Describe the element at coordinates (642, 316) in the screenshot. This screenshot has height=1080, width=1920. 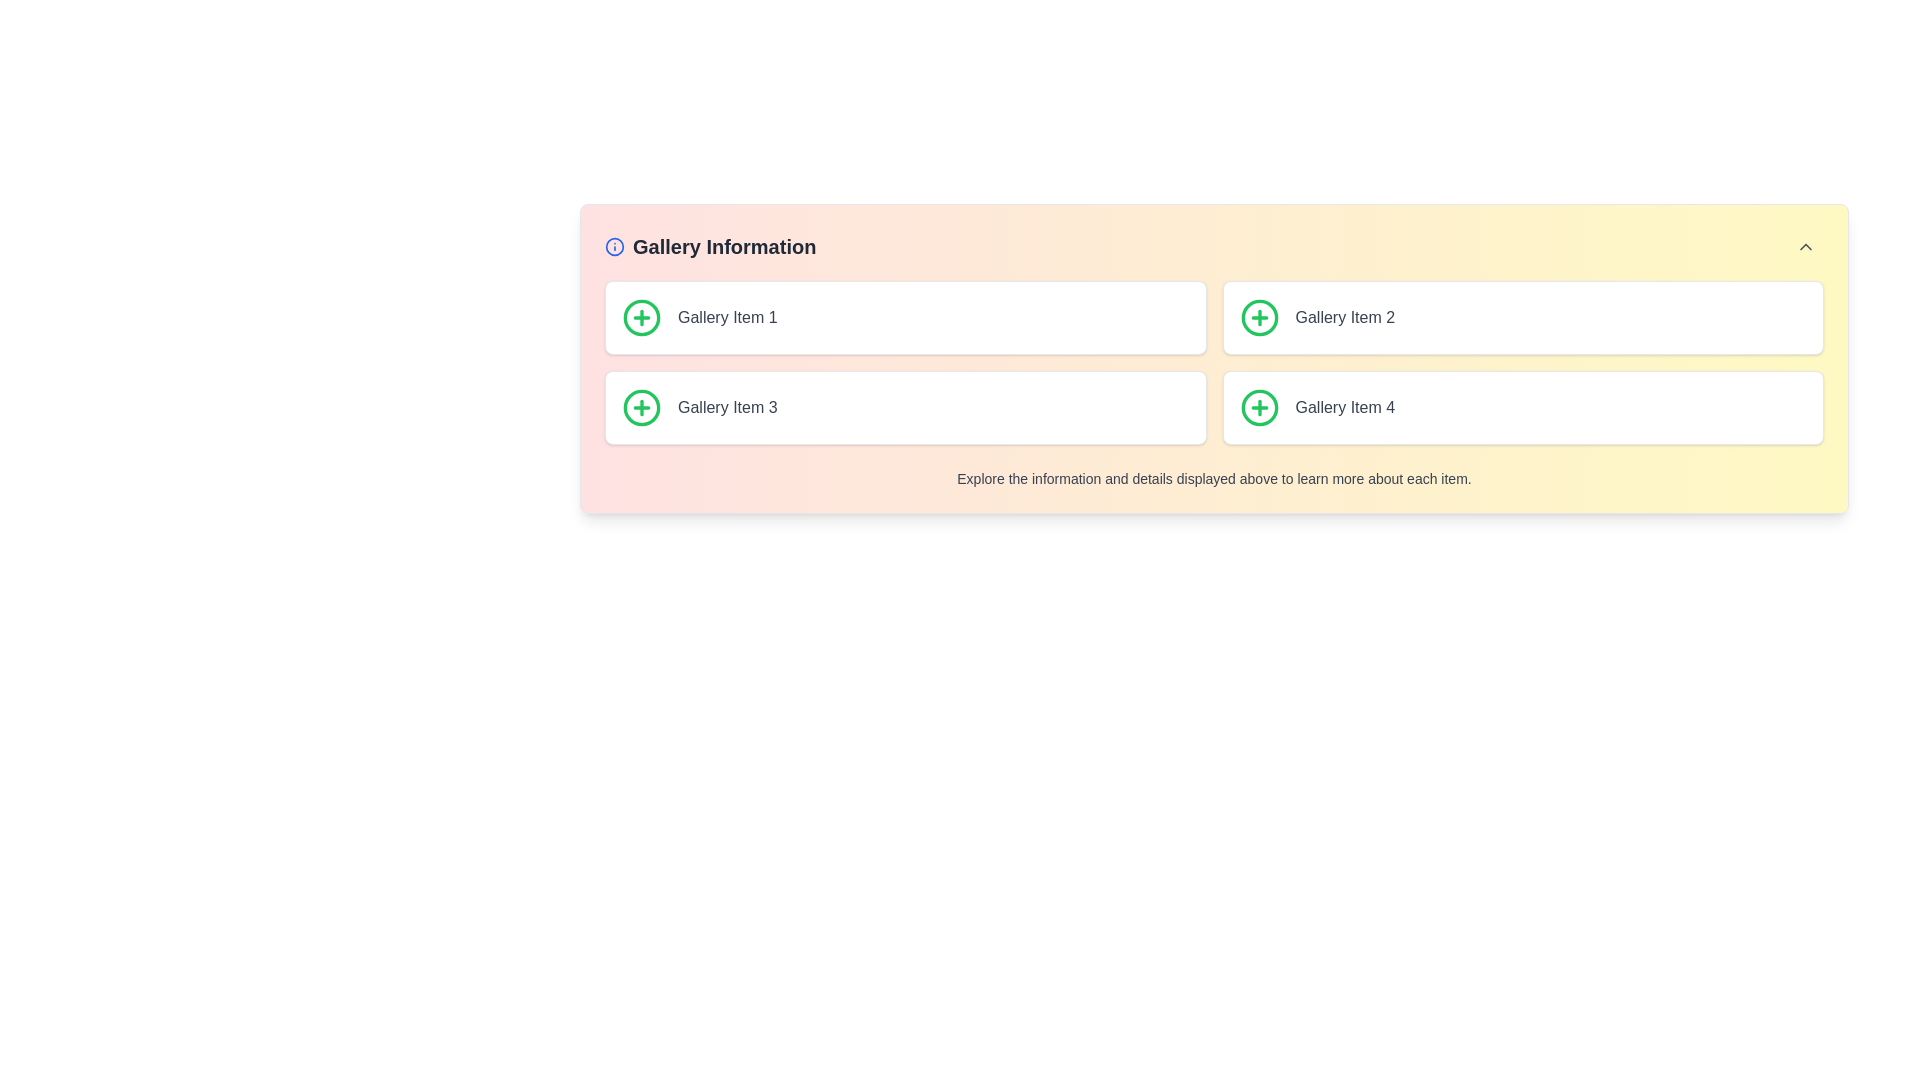
I see `the green circular icon button with a white plus sign` at that location.